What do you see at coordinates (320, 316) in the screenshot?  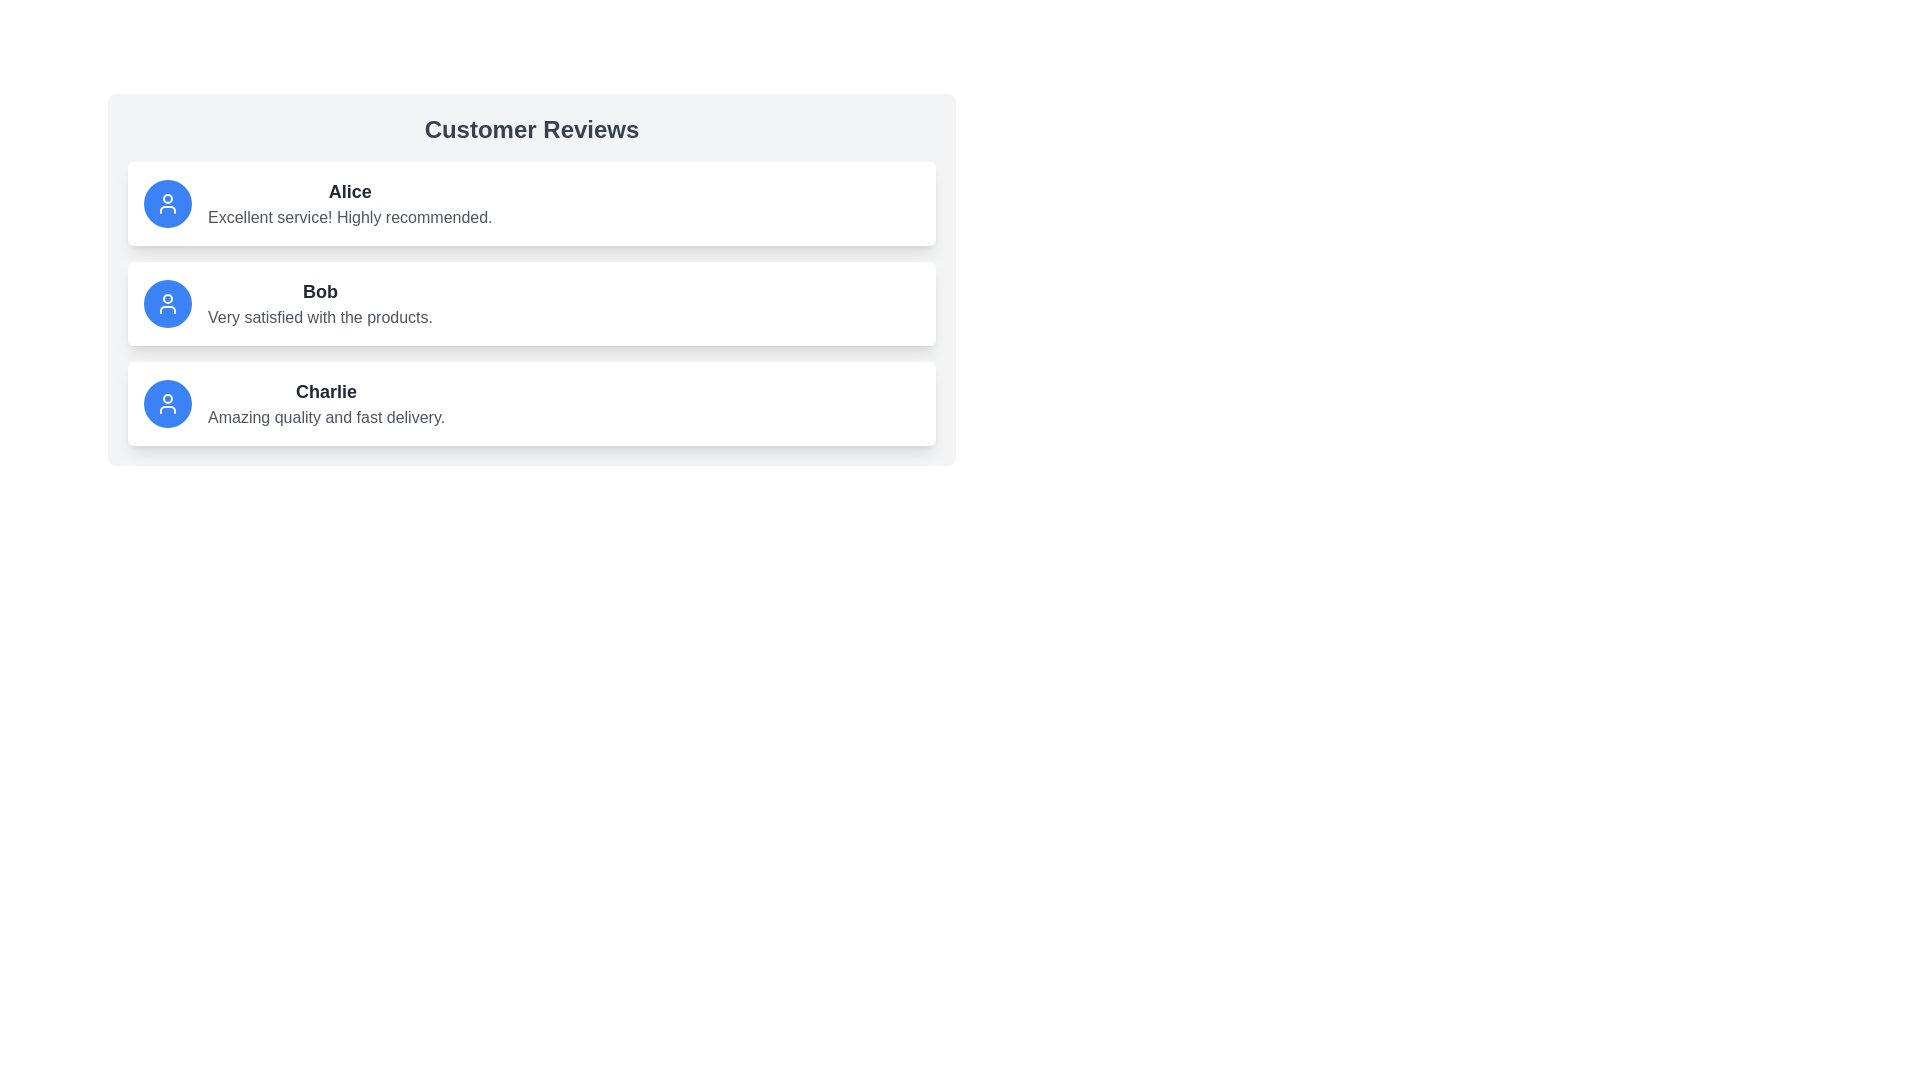 I see `the text element that displays 'Very satisfied with the products.' located below the name 'Bob' in the Customer Reviews section` at bounding box center [320, 316].